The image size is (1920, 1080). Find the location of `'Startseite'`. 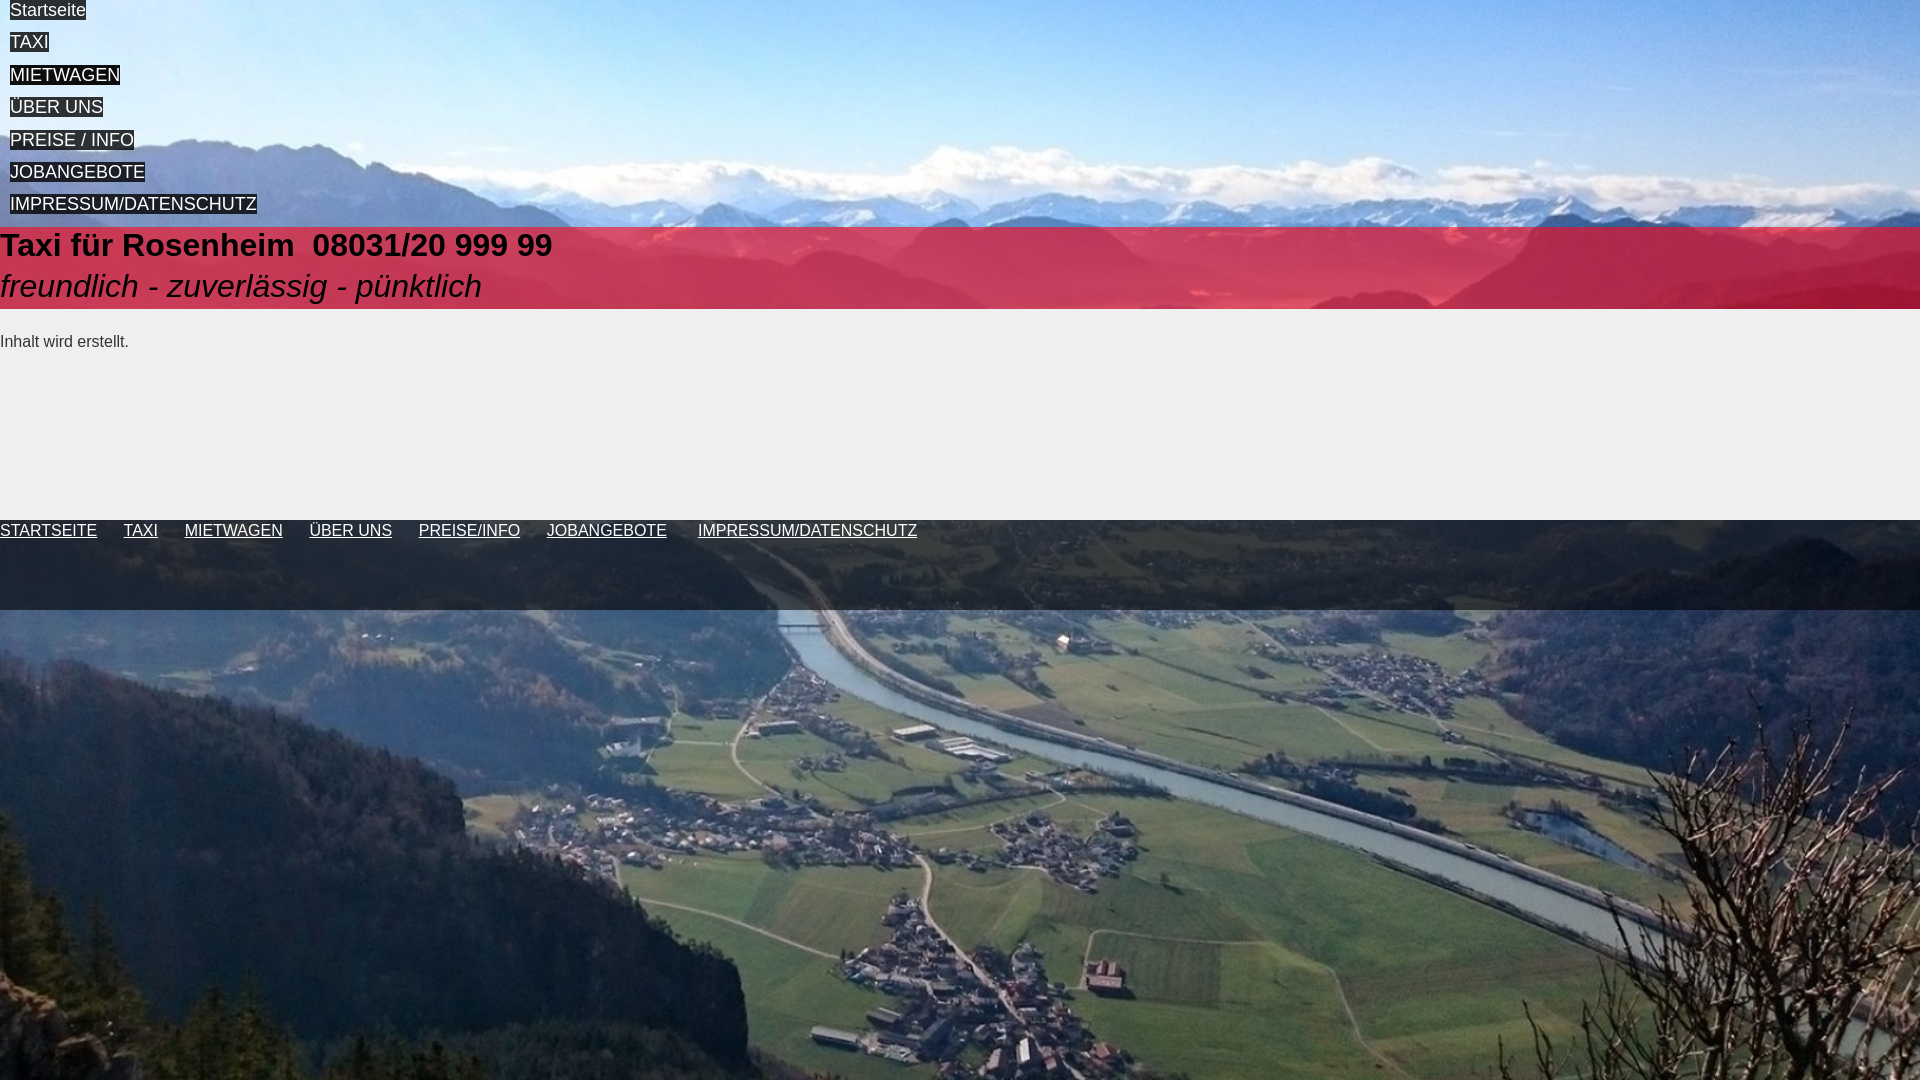

'Startseite' is located at coordinates (48, 10).